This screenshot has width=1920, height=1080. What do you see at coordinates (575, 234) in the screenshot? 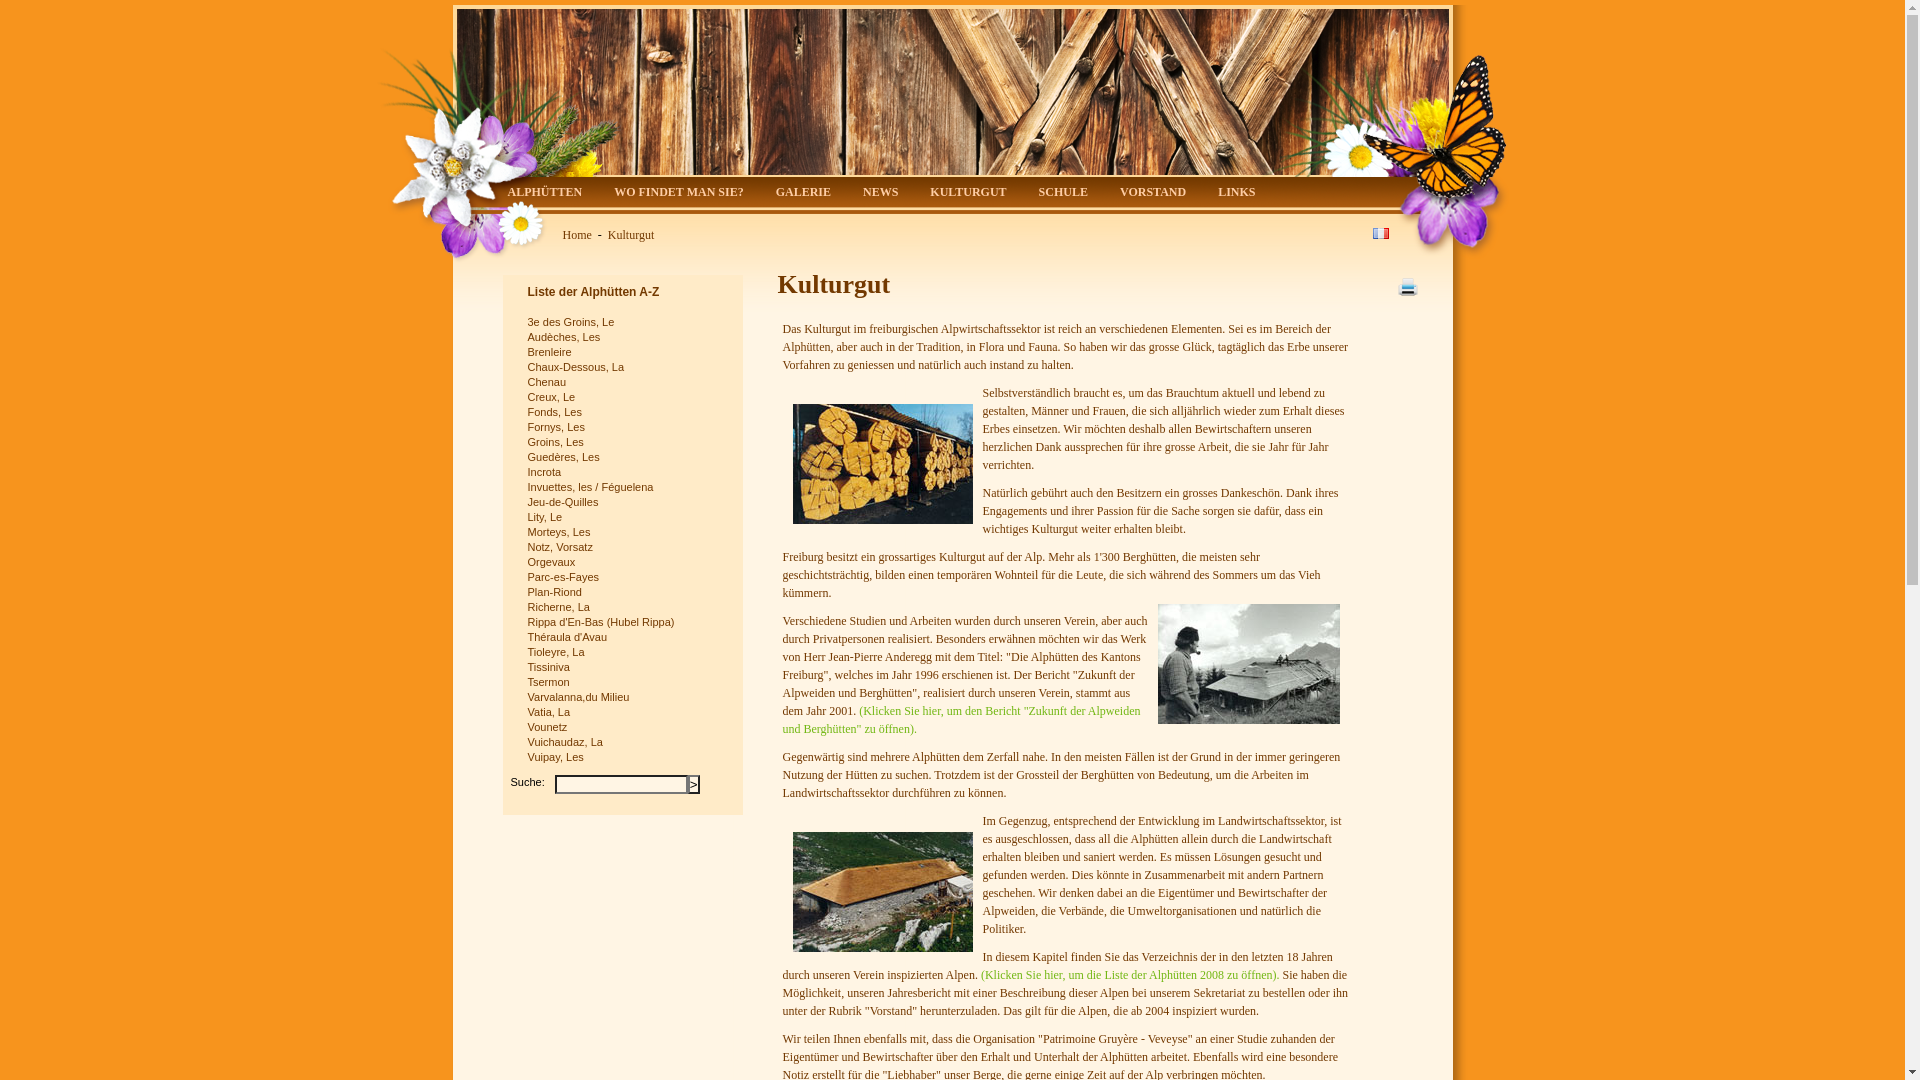
I see `'Home'` at bounding box center [575, 234].